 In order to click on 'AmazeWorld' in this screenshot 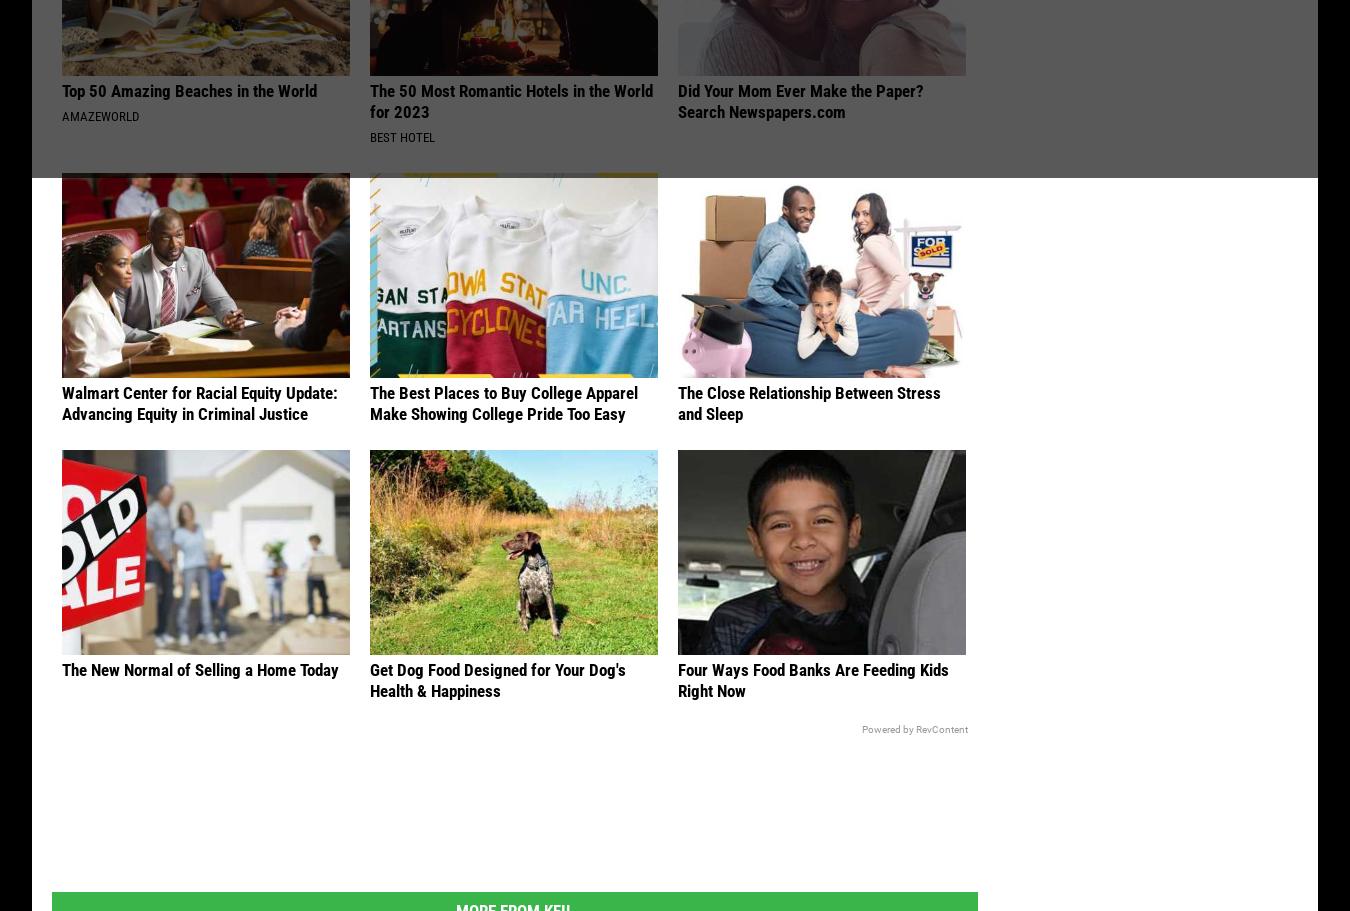, I will do `click(99, 118)`.